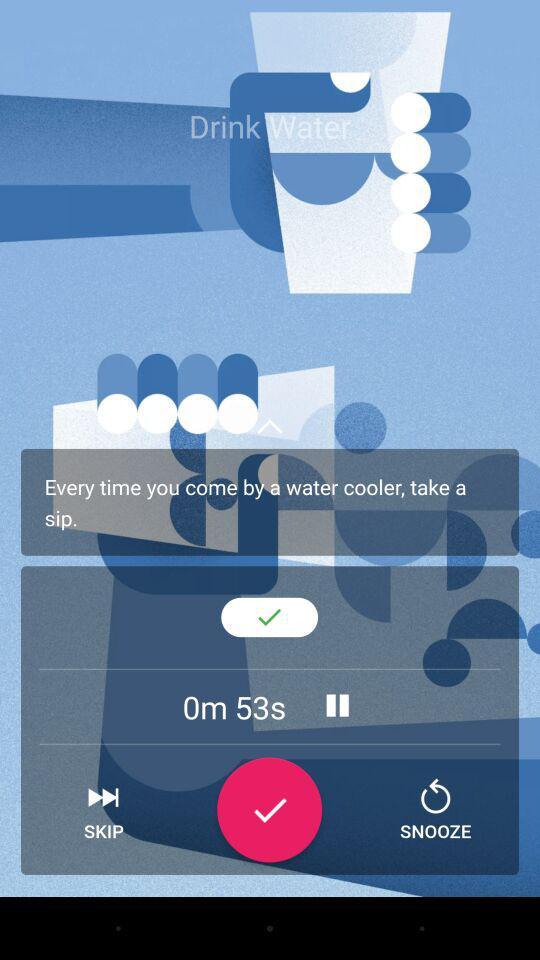 The image size is (540, 960). I want to click on the option snooze, so click(434, 810).